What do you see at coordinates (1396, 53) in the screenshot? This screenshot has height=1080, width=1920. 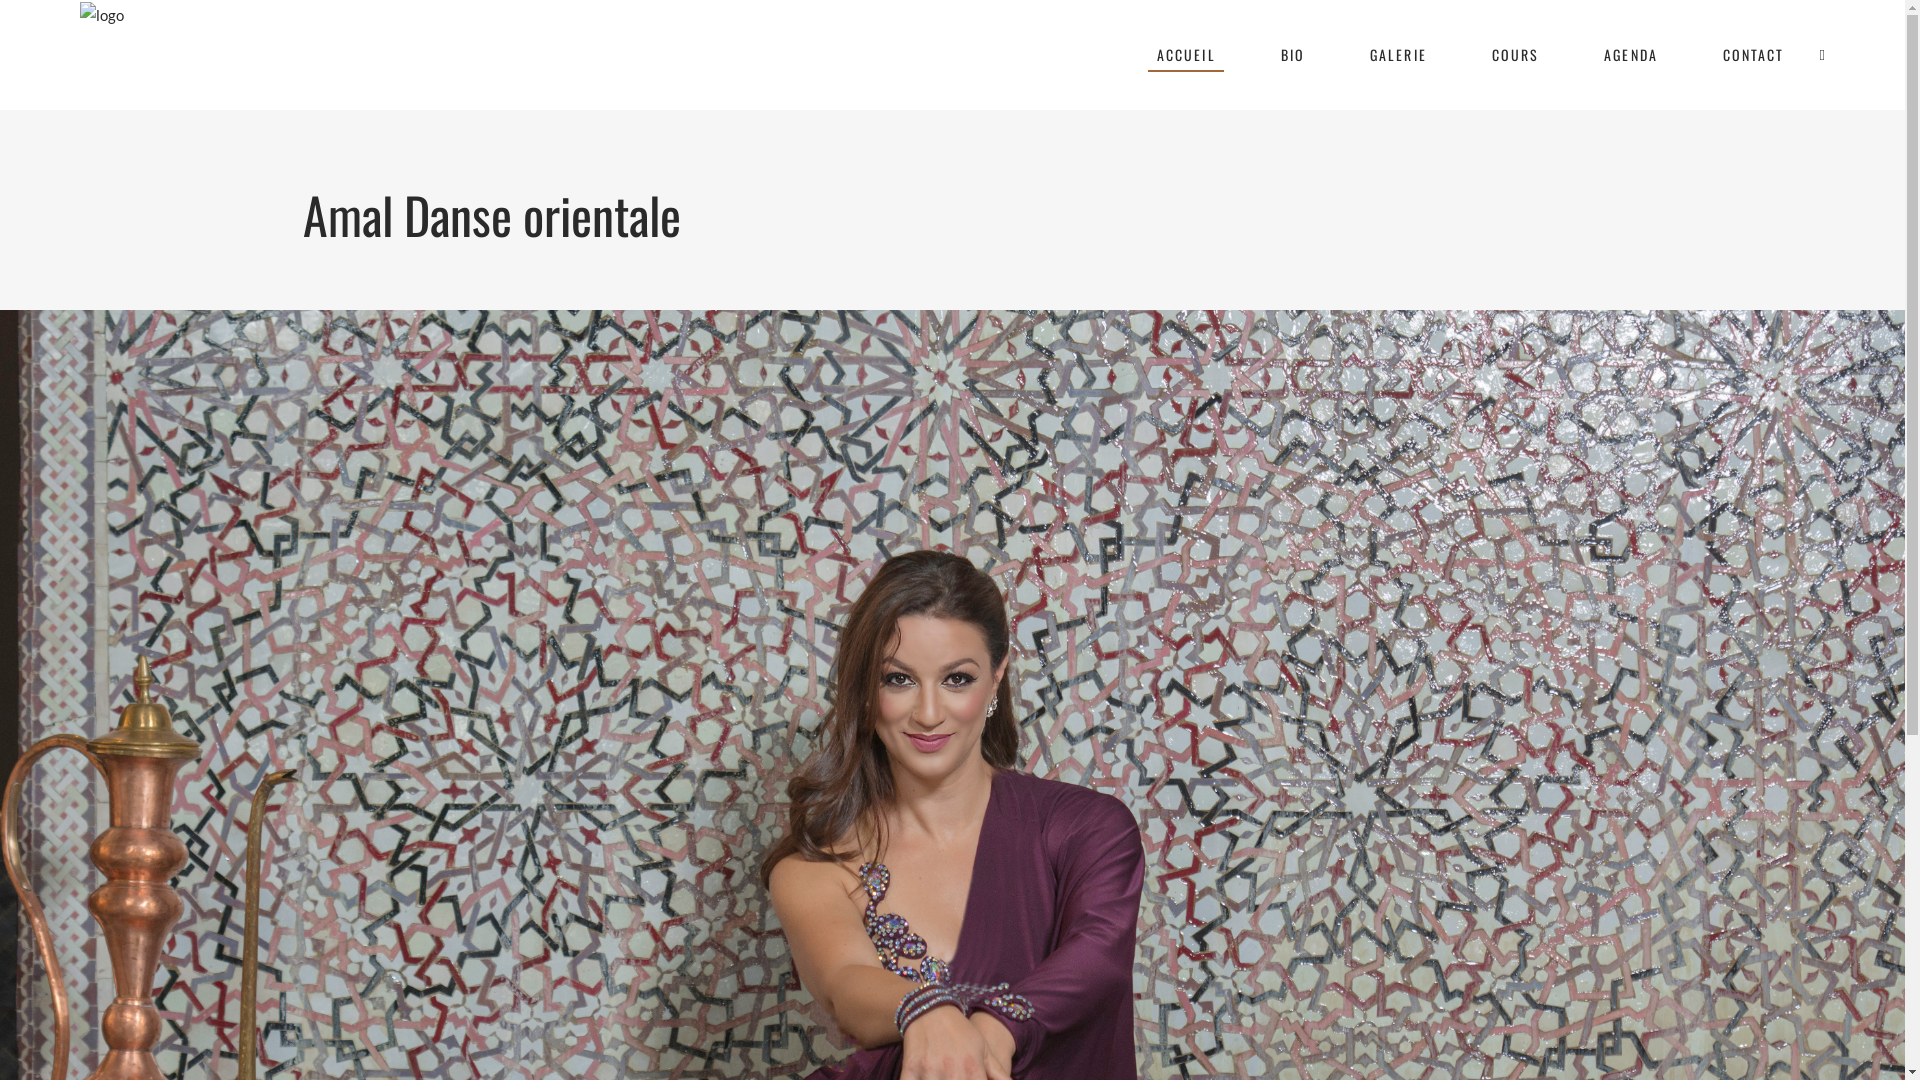 I see `'GALERIE'` at bounding box center [1396, 53].